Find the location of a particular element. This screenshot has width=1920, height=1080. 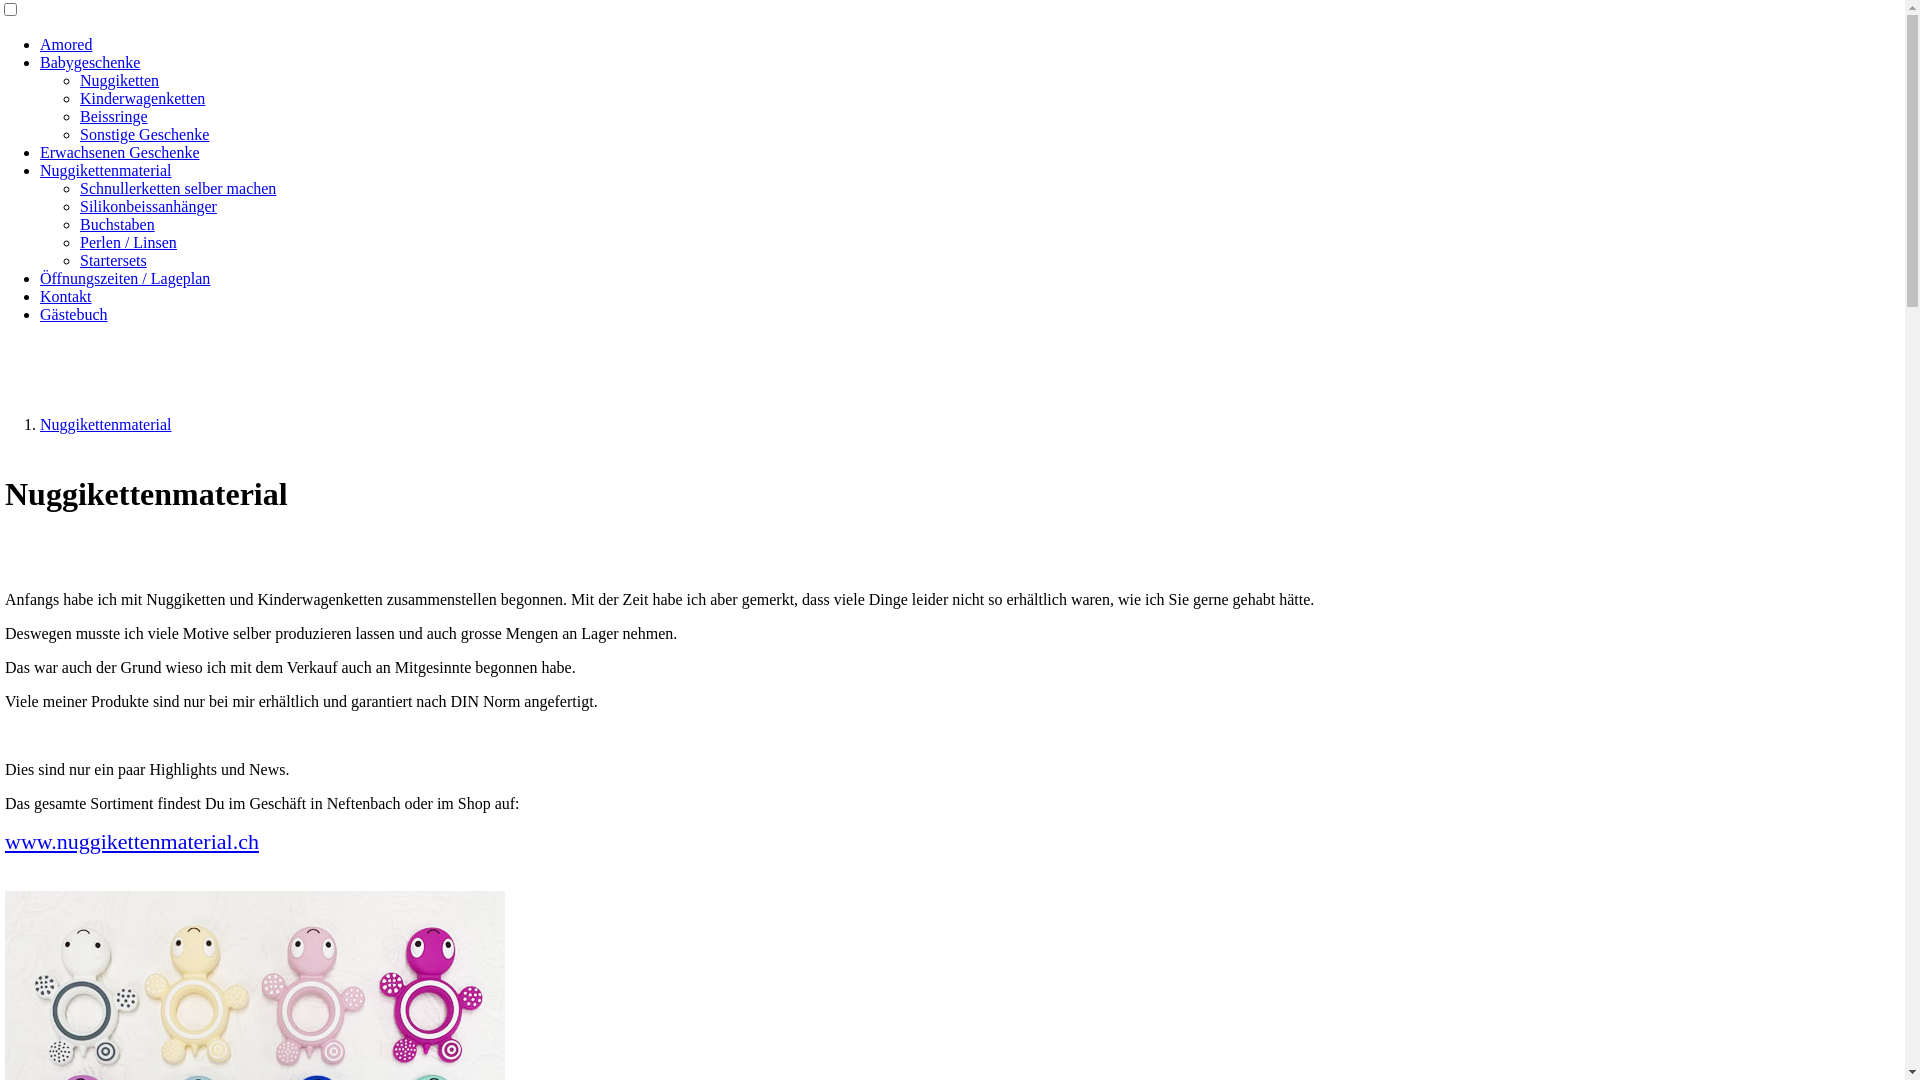

'Nuggiketten' is located at coordinates (80, 79).